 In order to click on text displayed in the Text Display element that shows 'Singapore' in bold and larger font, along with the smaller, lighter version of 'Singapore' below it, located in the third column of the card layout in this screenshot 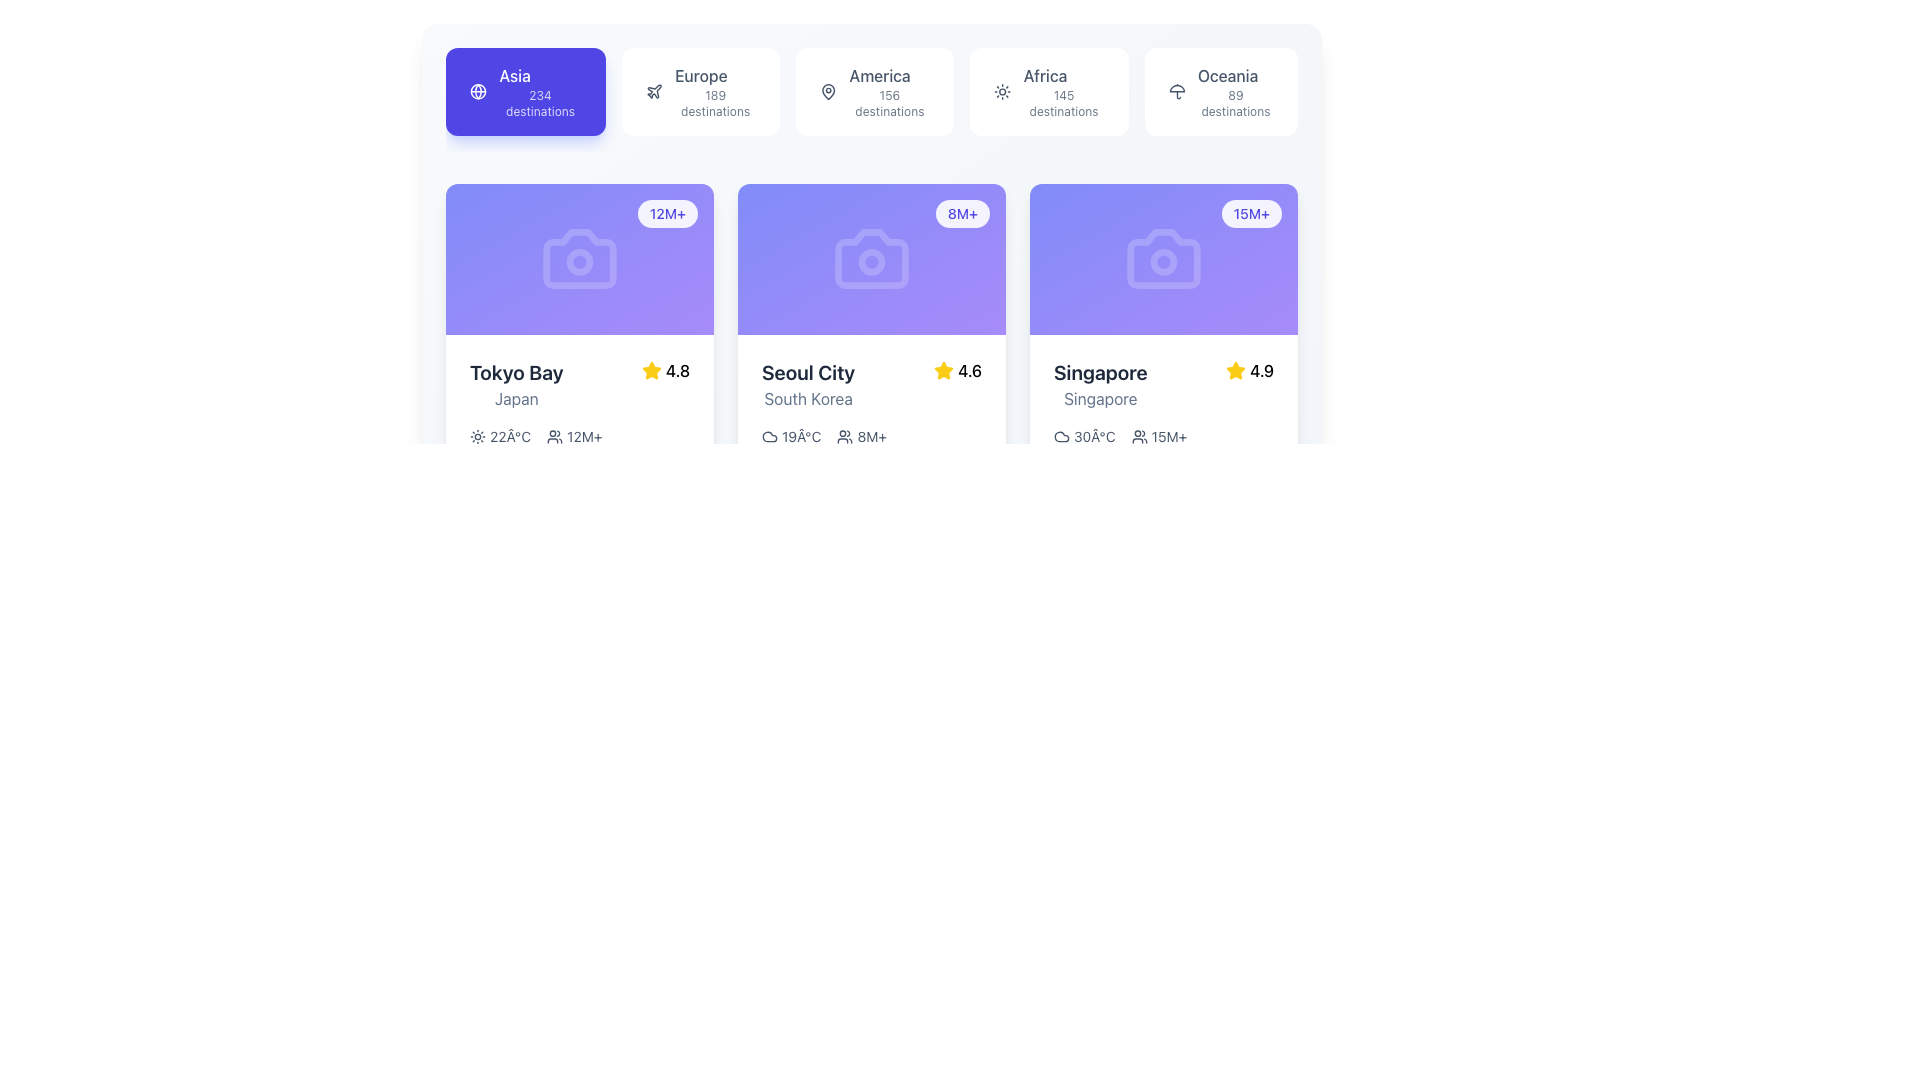, I will do `click(1099, 384)`.